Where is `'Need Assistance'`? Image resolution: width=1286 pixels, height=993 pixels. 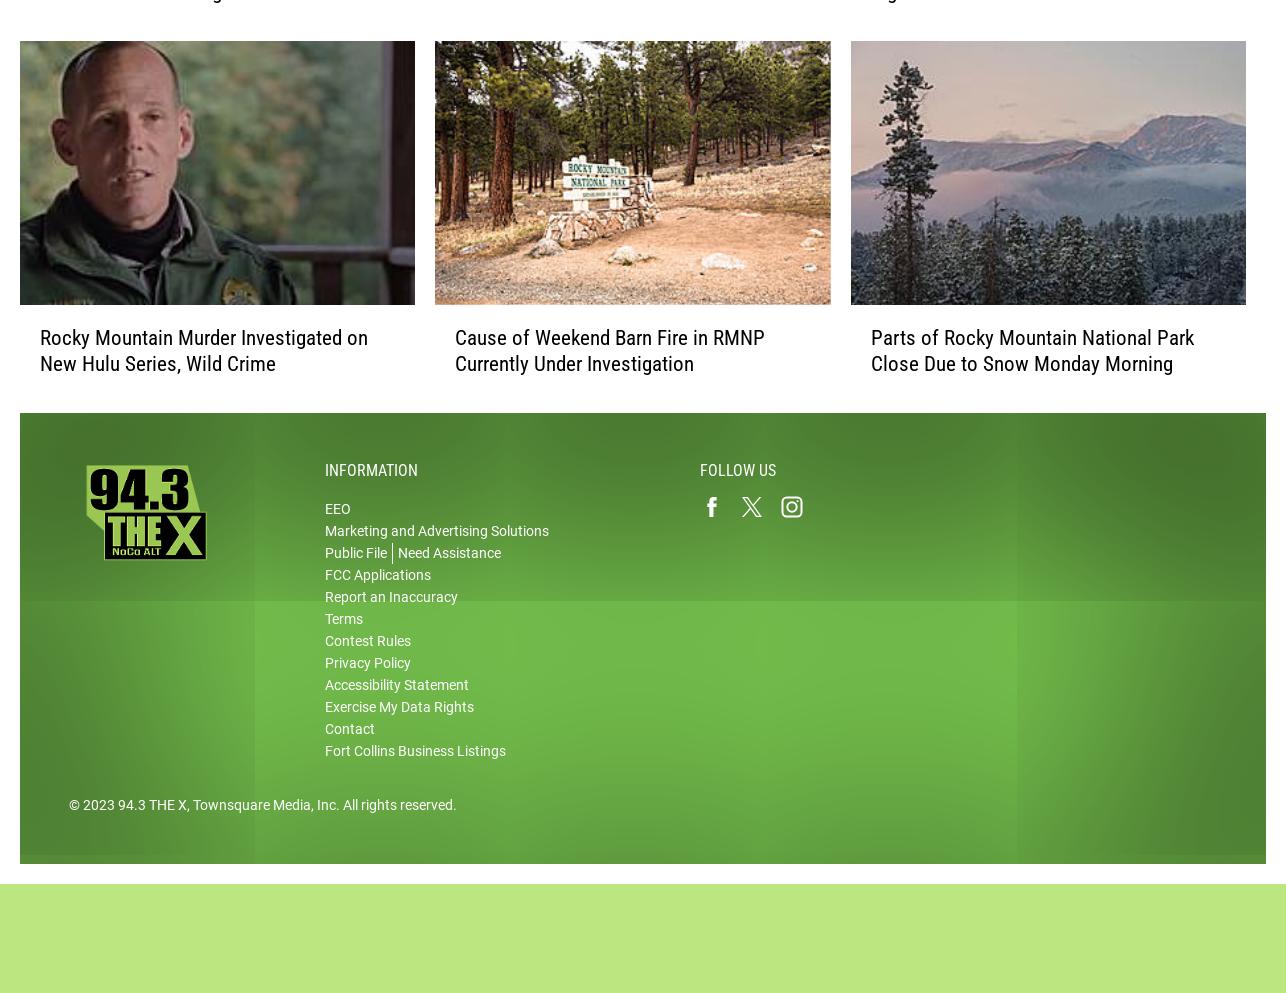
'Need Assistance' is located at coordinates (448, 572).